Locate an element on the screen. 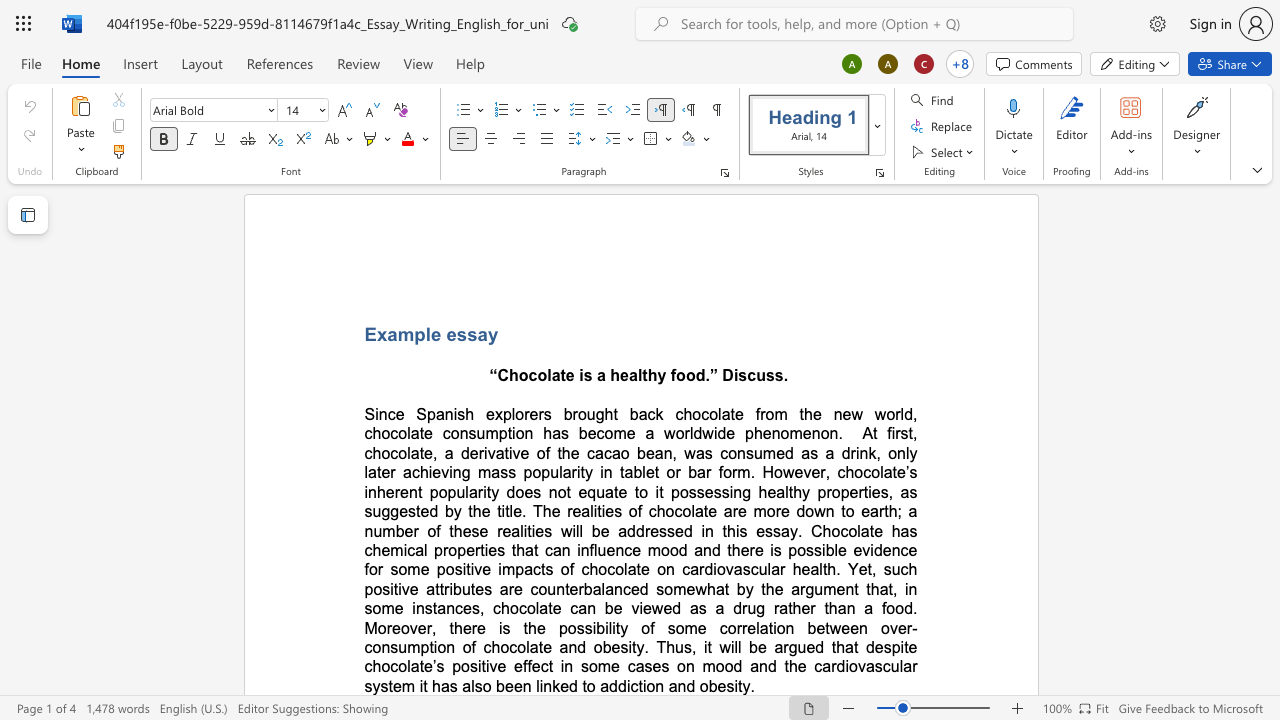 The height and width of the screenshot is (720, 1280). the space between the continuous character "h" and "o" in the text is located at coordinates (597, 569).